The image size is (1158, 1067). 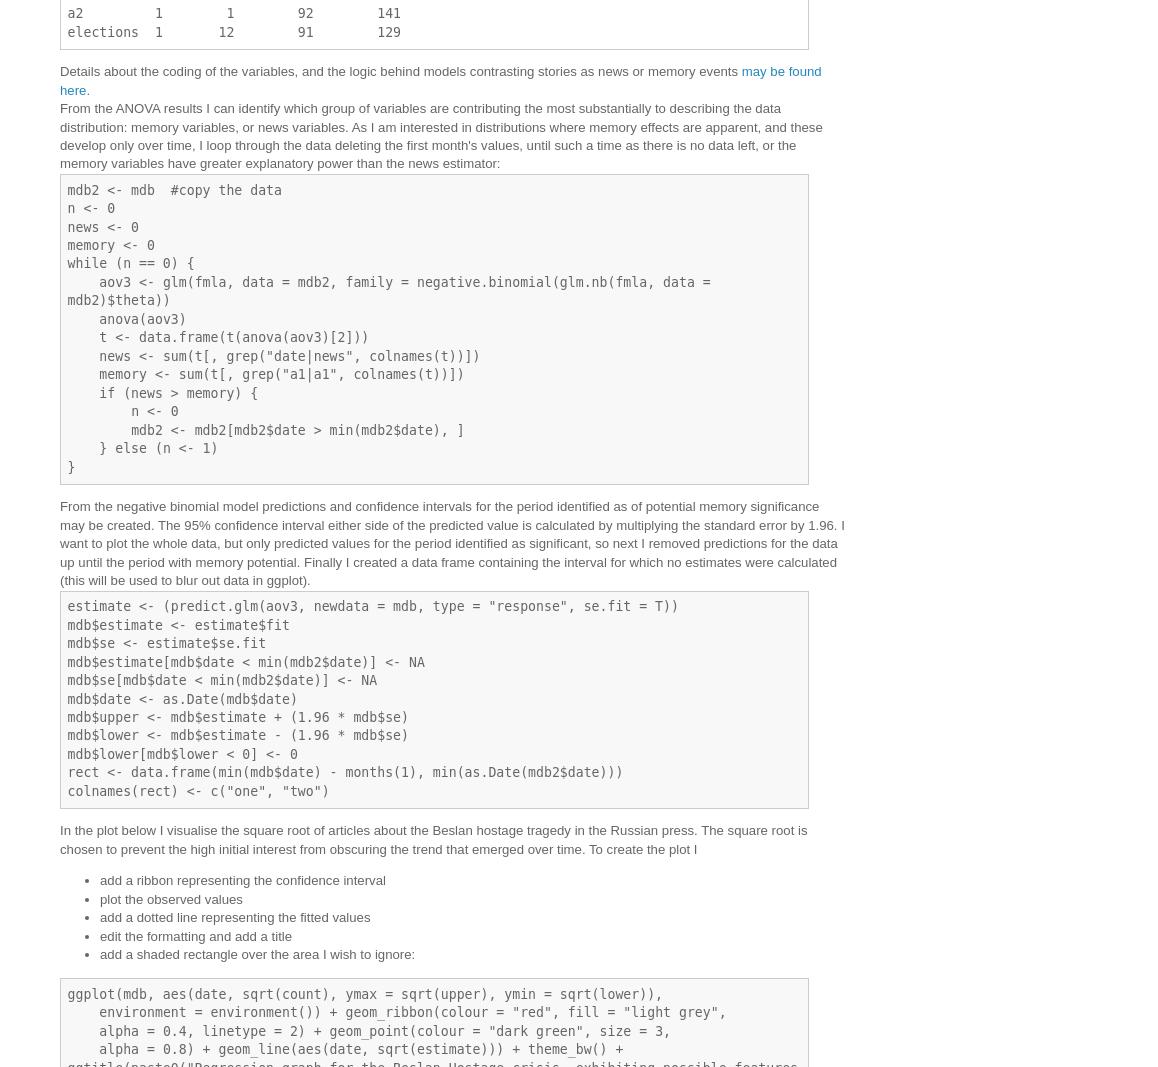 What do you see at coordinates (451, 543) in the screenshot?
I see `'From the negative binomial model predictions and confidence intervals for the period identified as of potential memory significance may be created. The 95% confidence interval either side of the predicted value is calculated by multiplying the standard error by 1.96. I want to plot the whole data, but only predicted values for the period identified as significant, so next I removed predictions for the data up until the period with memory potential. Finally I created a data frame containing the interval for which no estimates were calculated (this will be used to blur out data in ggplot).'` at bounding box center [451, 543].